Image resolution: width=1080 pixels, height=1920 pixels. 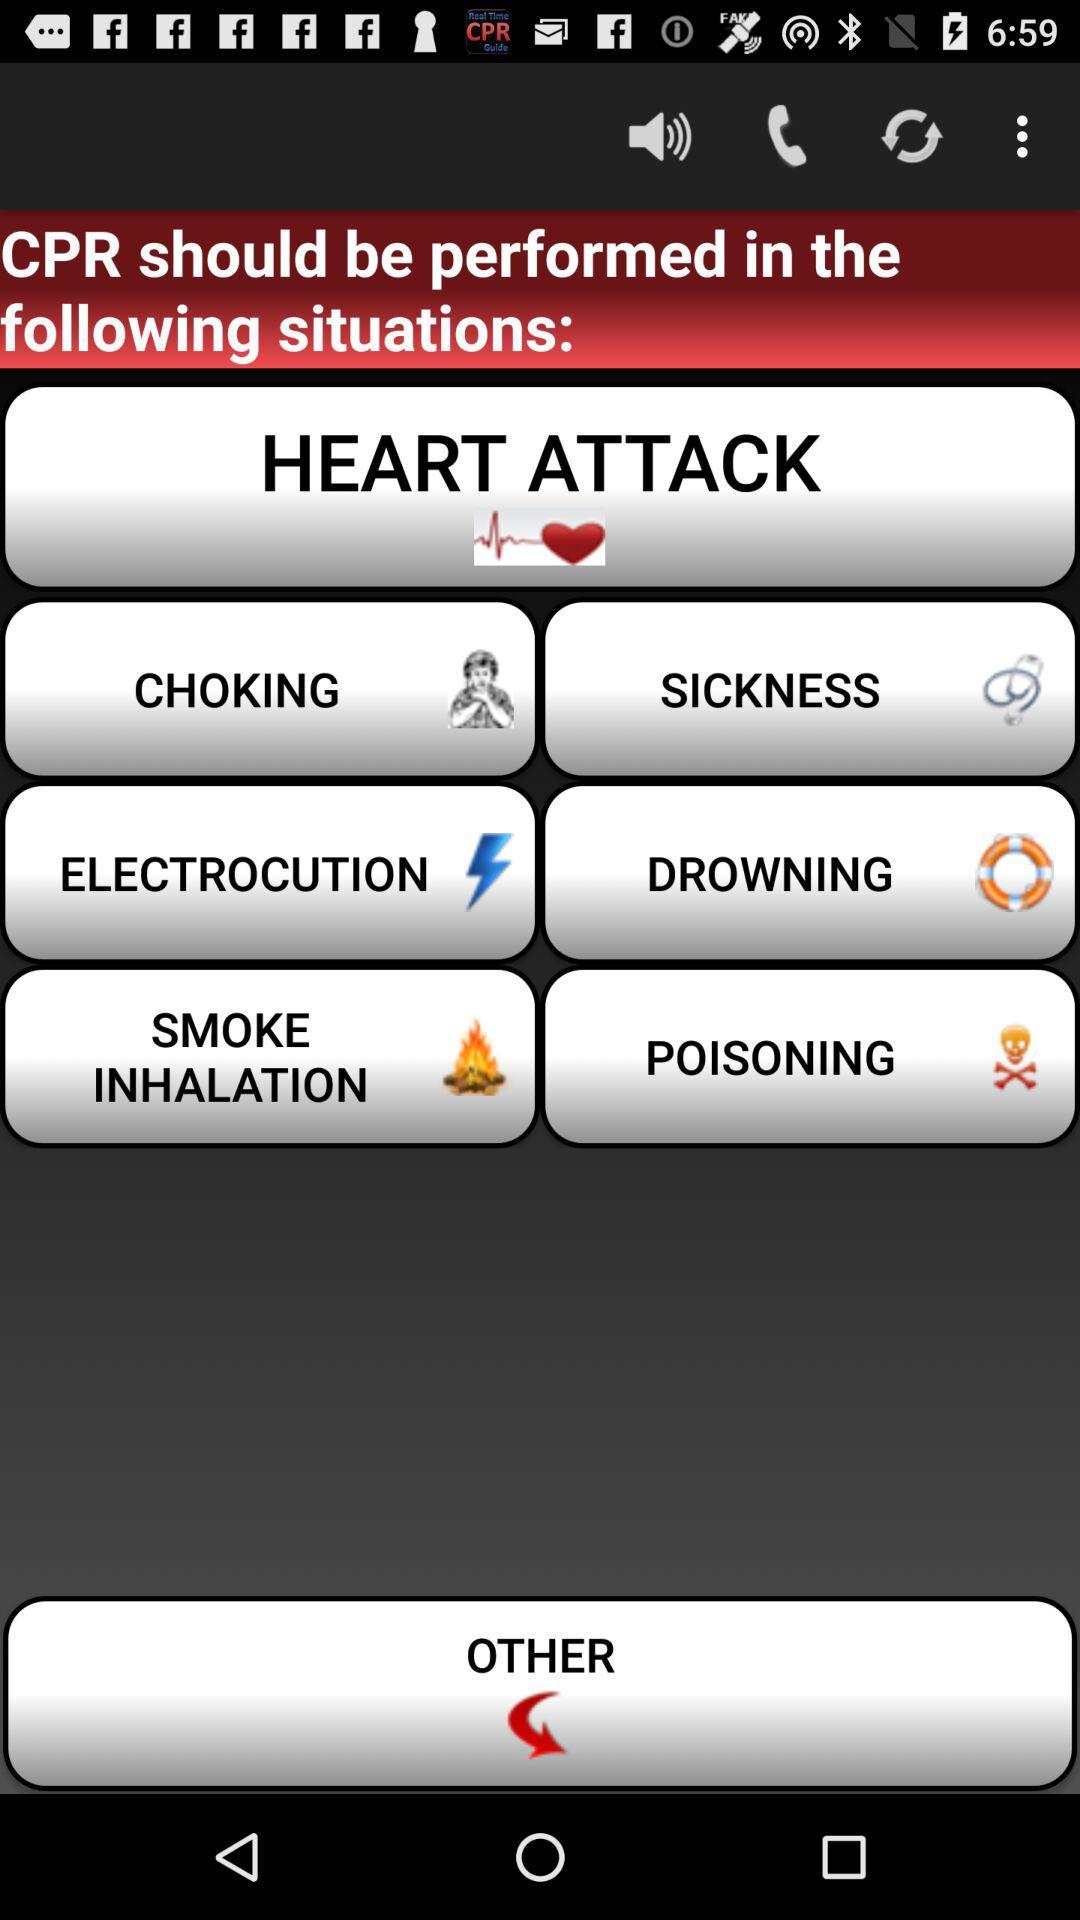 I want to click on the sickness item, so click(x=810, y=688).